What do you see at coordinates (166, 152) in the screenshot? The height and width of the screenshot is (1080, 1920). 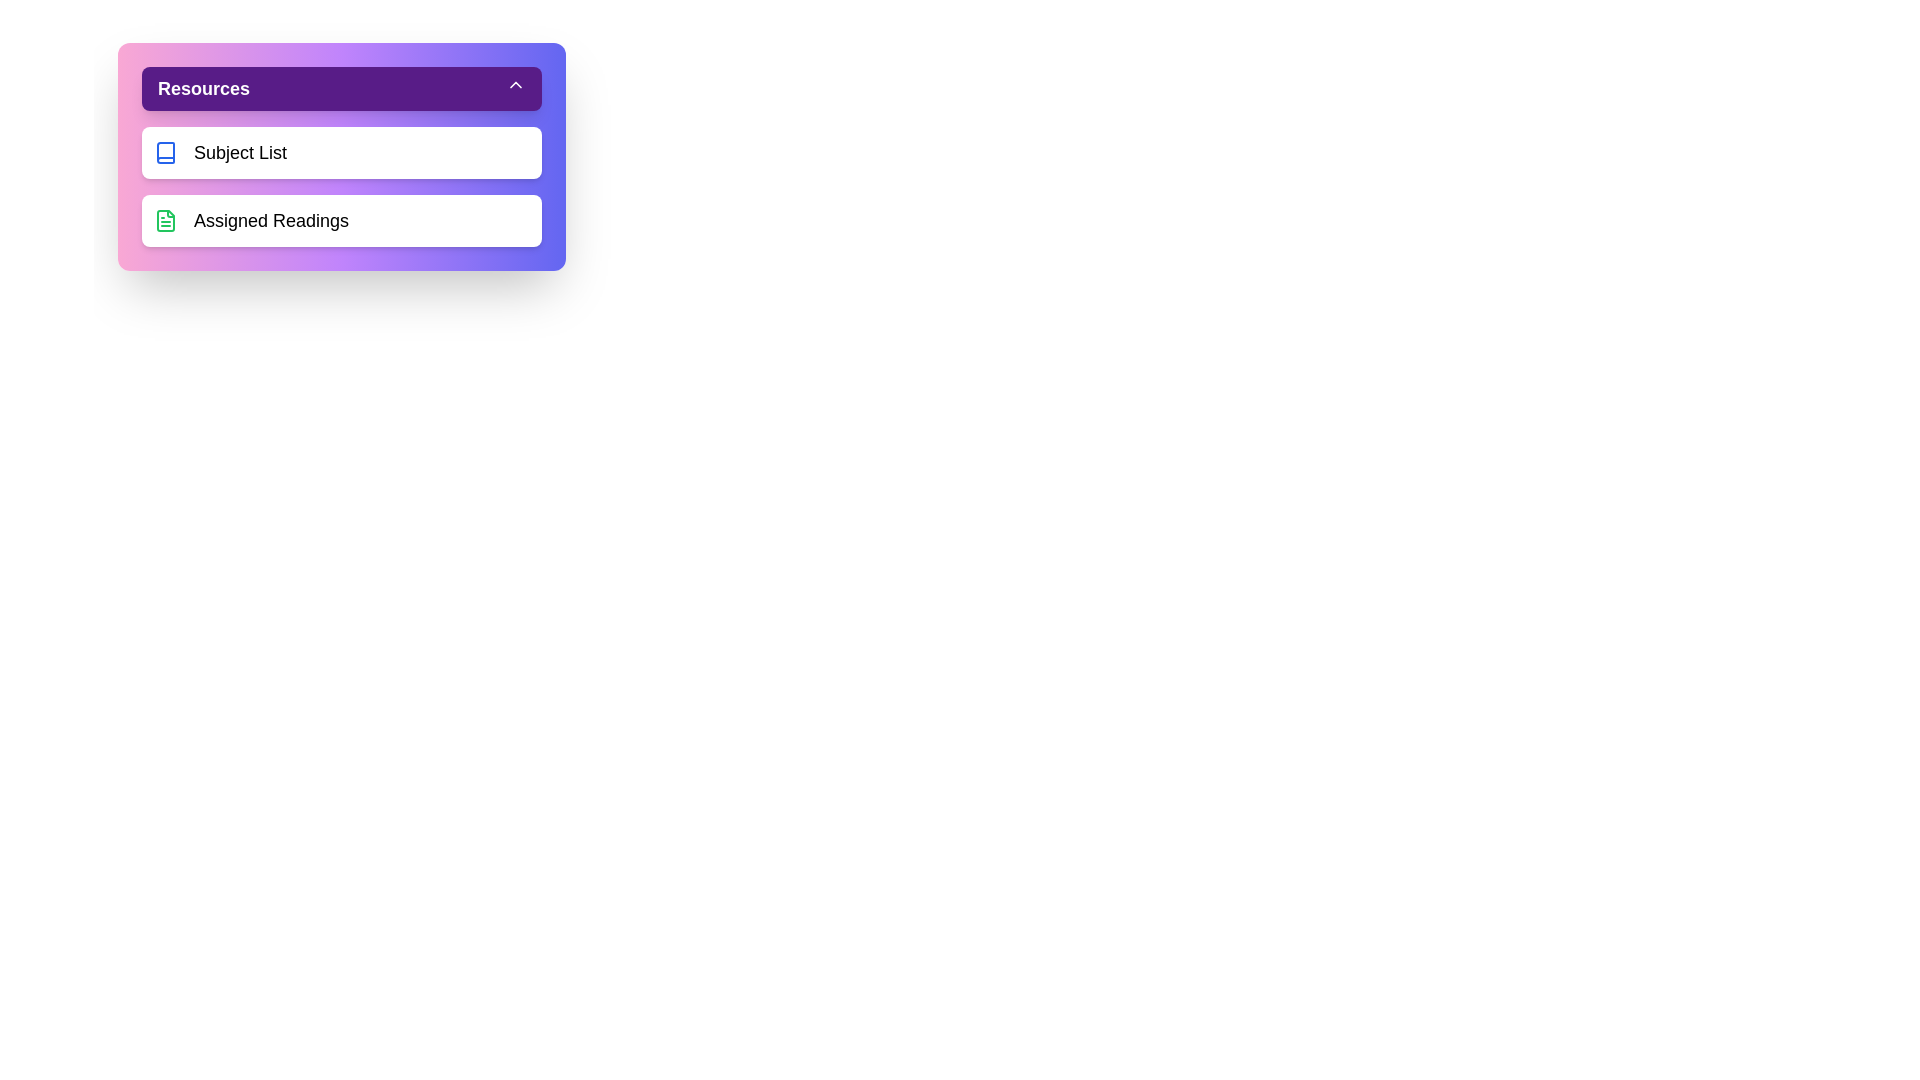 I see `the book icon representing the 'Subject List' menu item, located to the left of the 'Subject List' text below the 'Resources' heading` at bounding box center [166, 152].